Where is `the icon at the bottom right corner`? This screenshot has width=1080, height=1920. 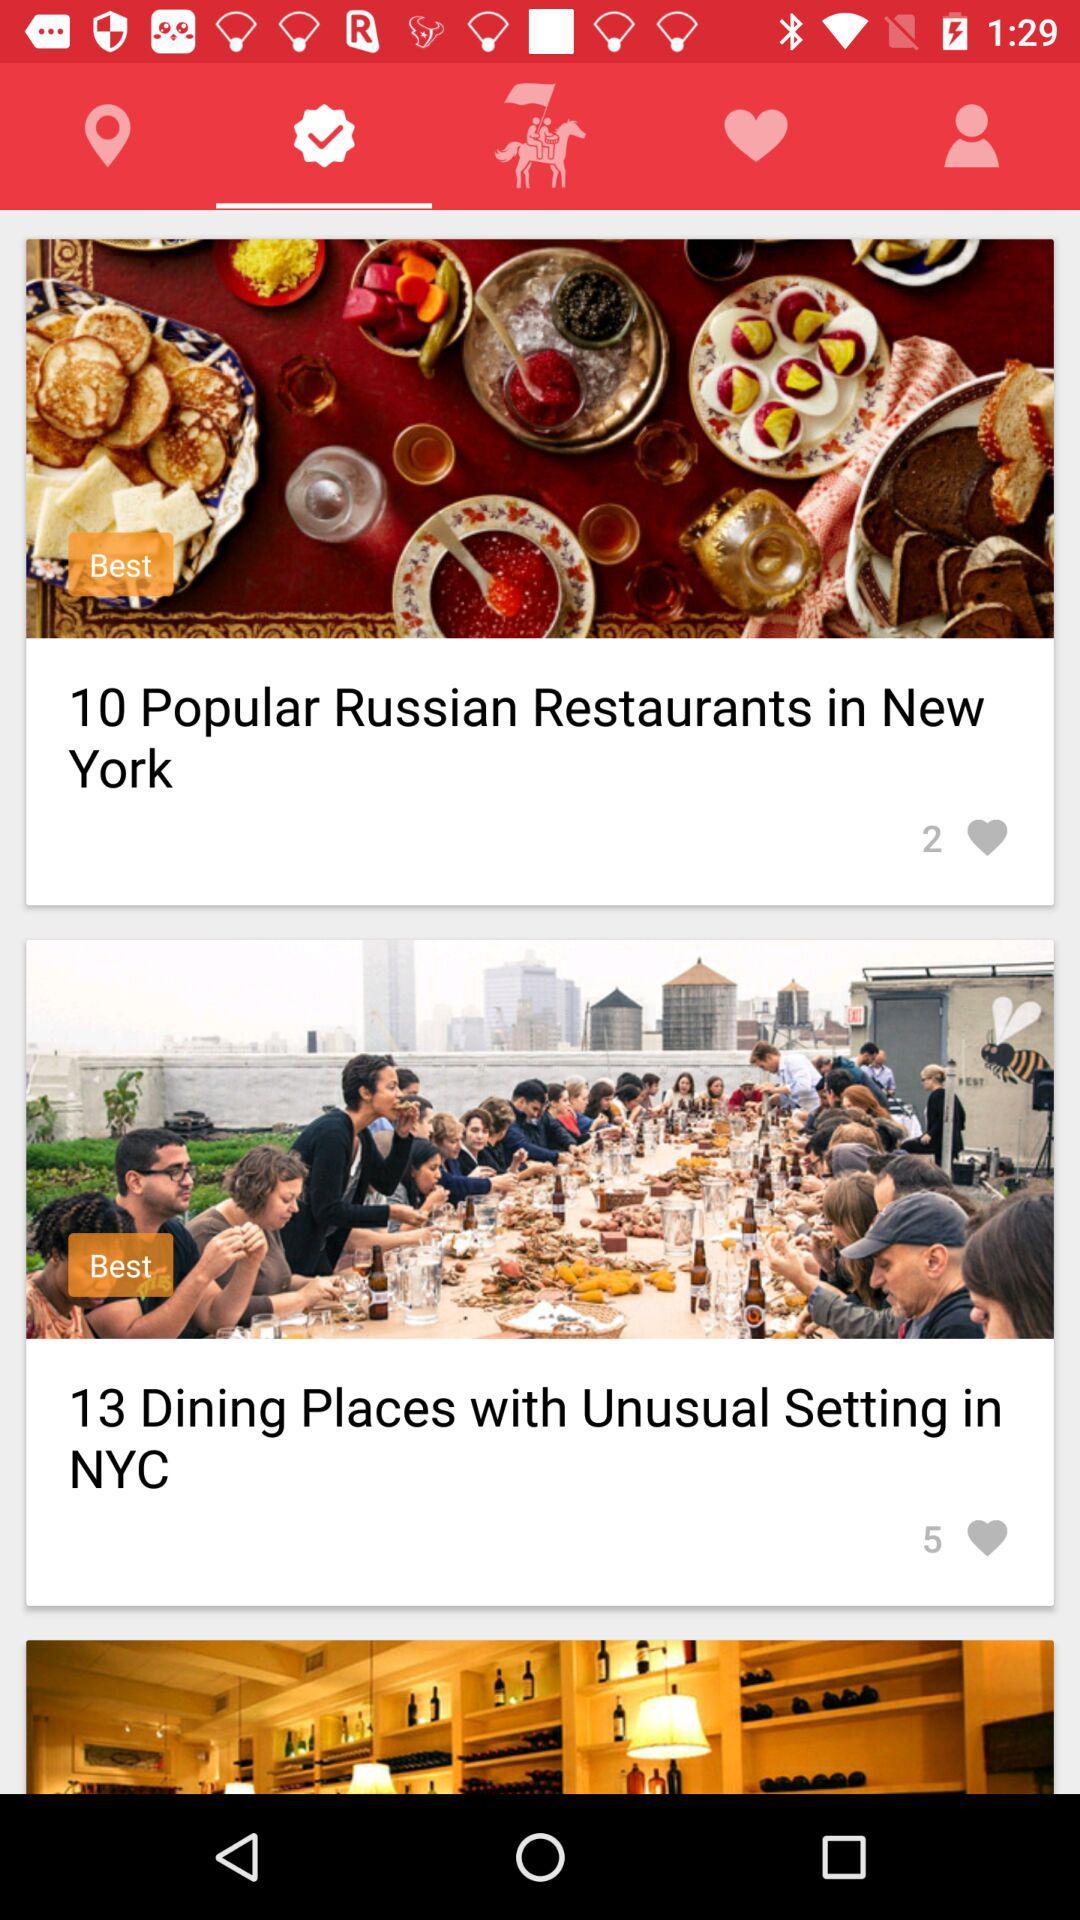 the icon at the bottom right corner is located at coordinates (965, 1537).